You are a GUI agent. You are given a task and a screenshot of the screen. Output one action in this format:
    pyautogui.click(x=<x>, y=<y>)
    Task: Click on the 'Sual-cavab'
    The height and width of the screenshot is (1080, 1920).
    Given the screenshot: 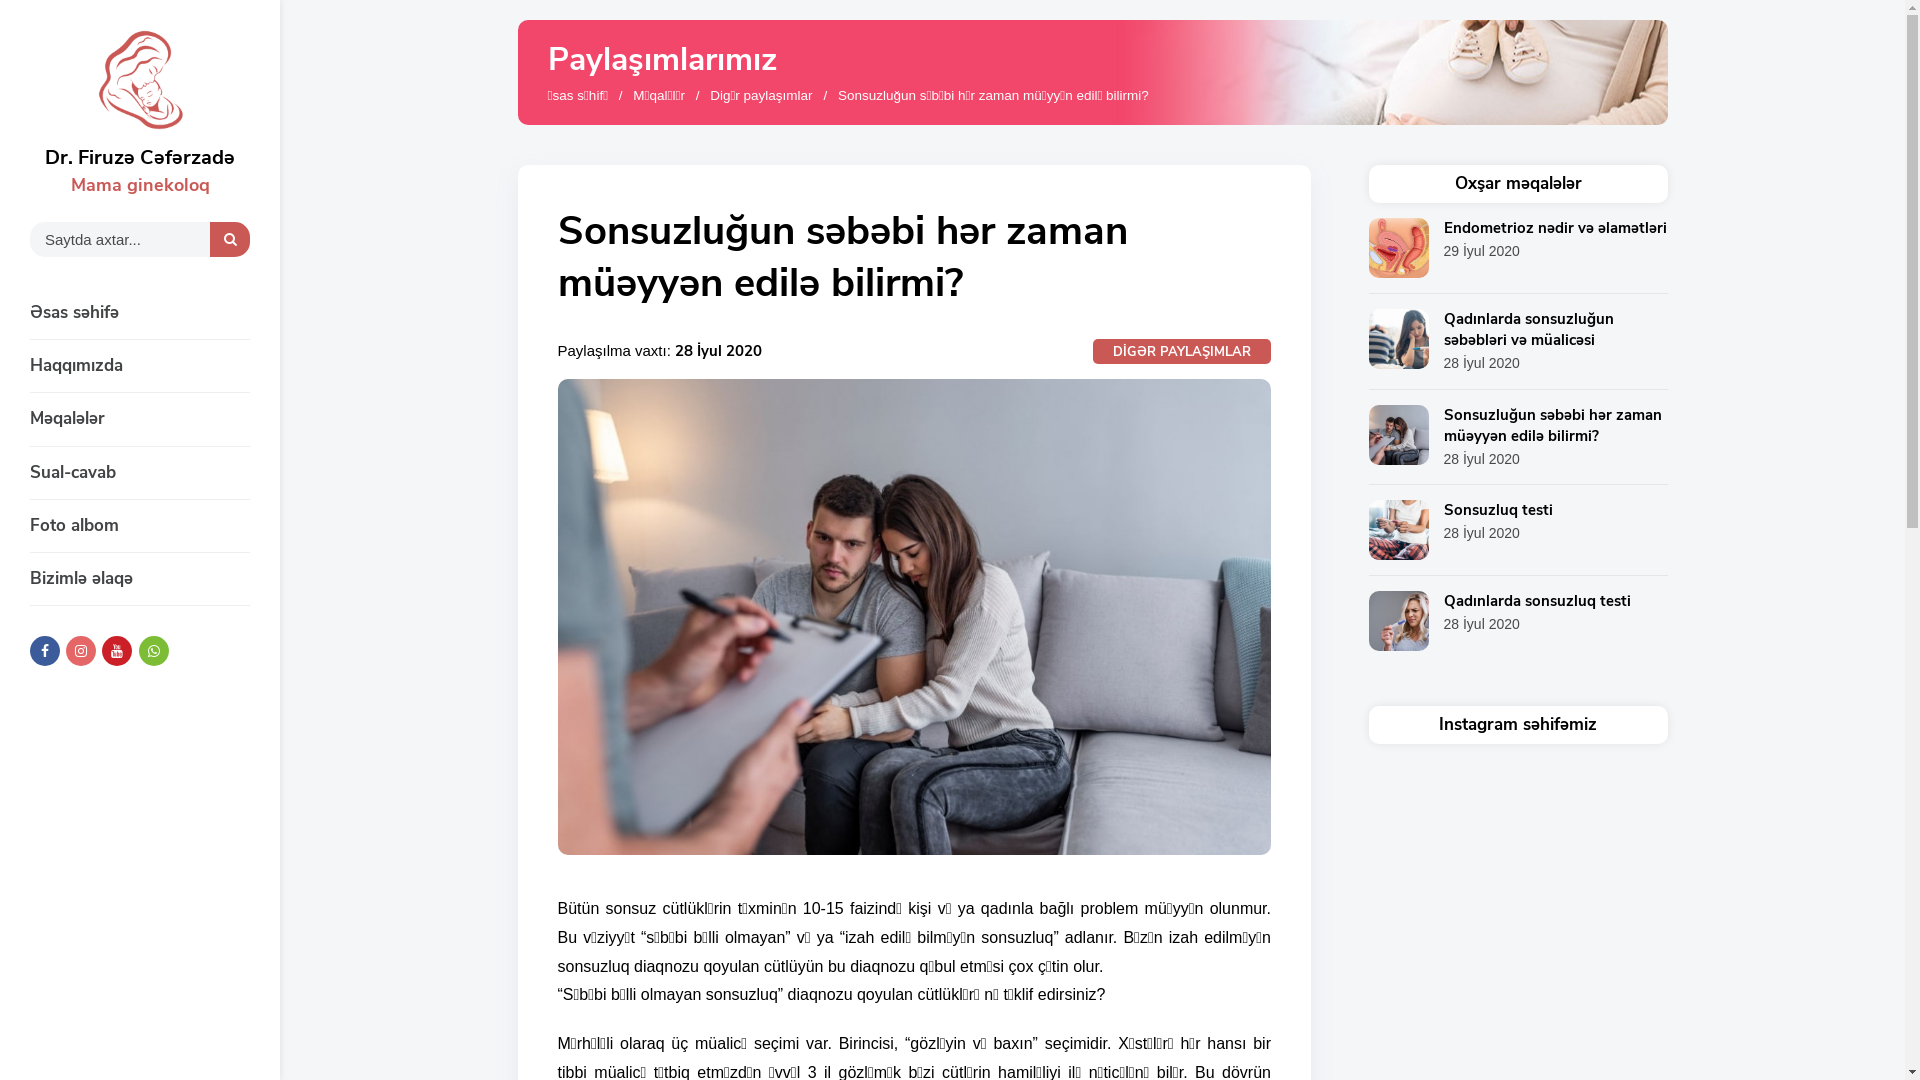 What is the action you would take?
    pyautogui.click(x=29, y=473)
    